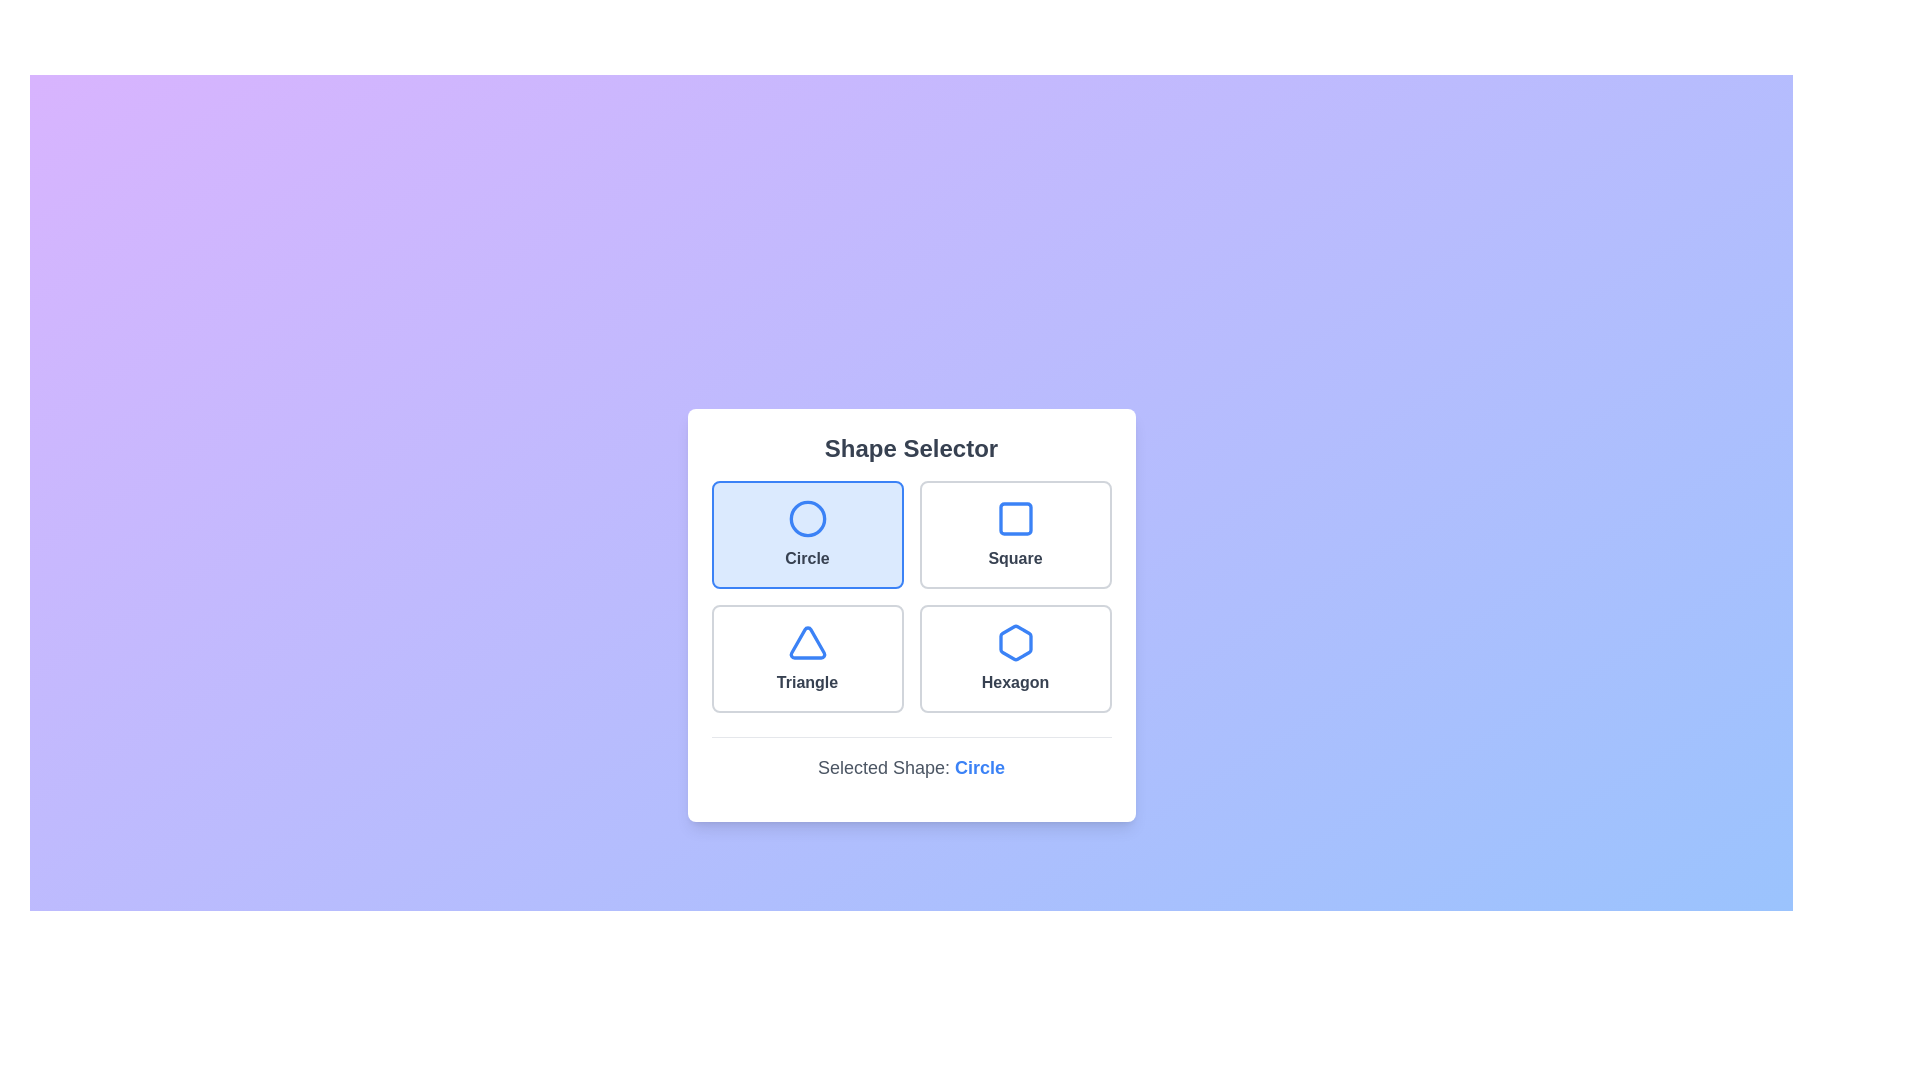 This screenshot has width=1920, height=1080. What do you see at coordinates (807, 658) in the screenshot?
I see `the shape Triangle by clicking its button` at bounding box center [807, 658].